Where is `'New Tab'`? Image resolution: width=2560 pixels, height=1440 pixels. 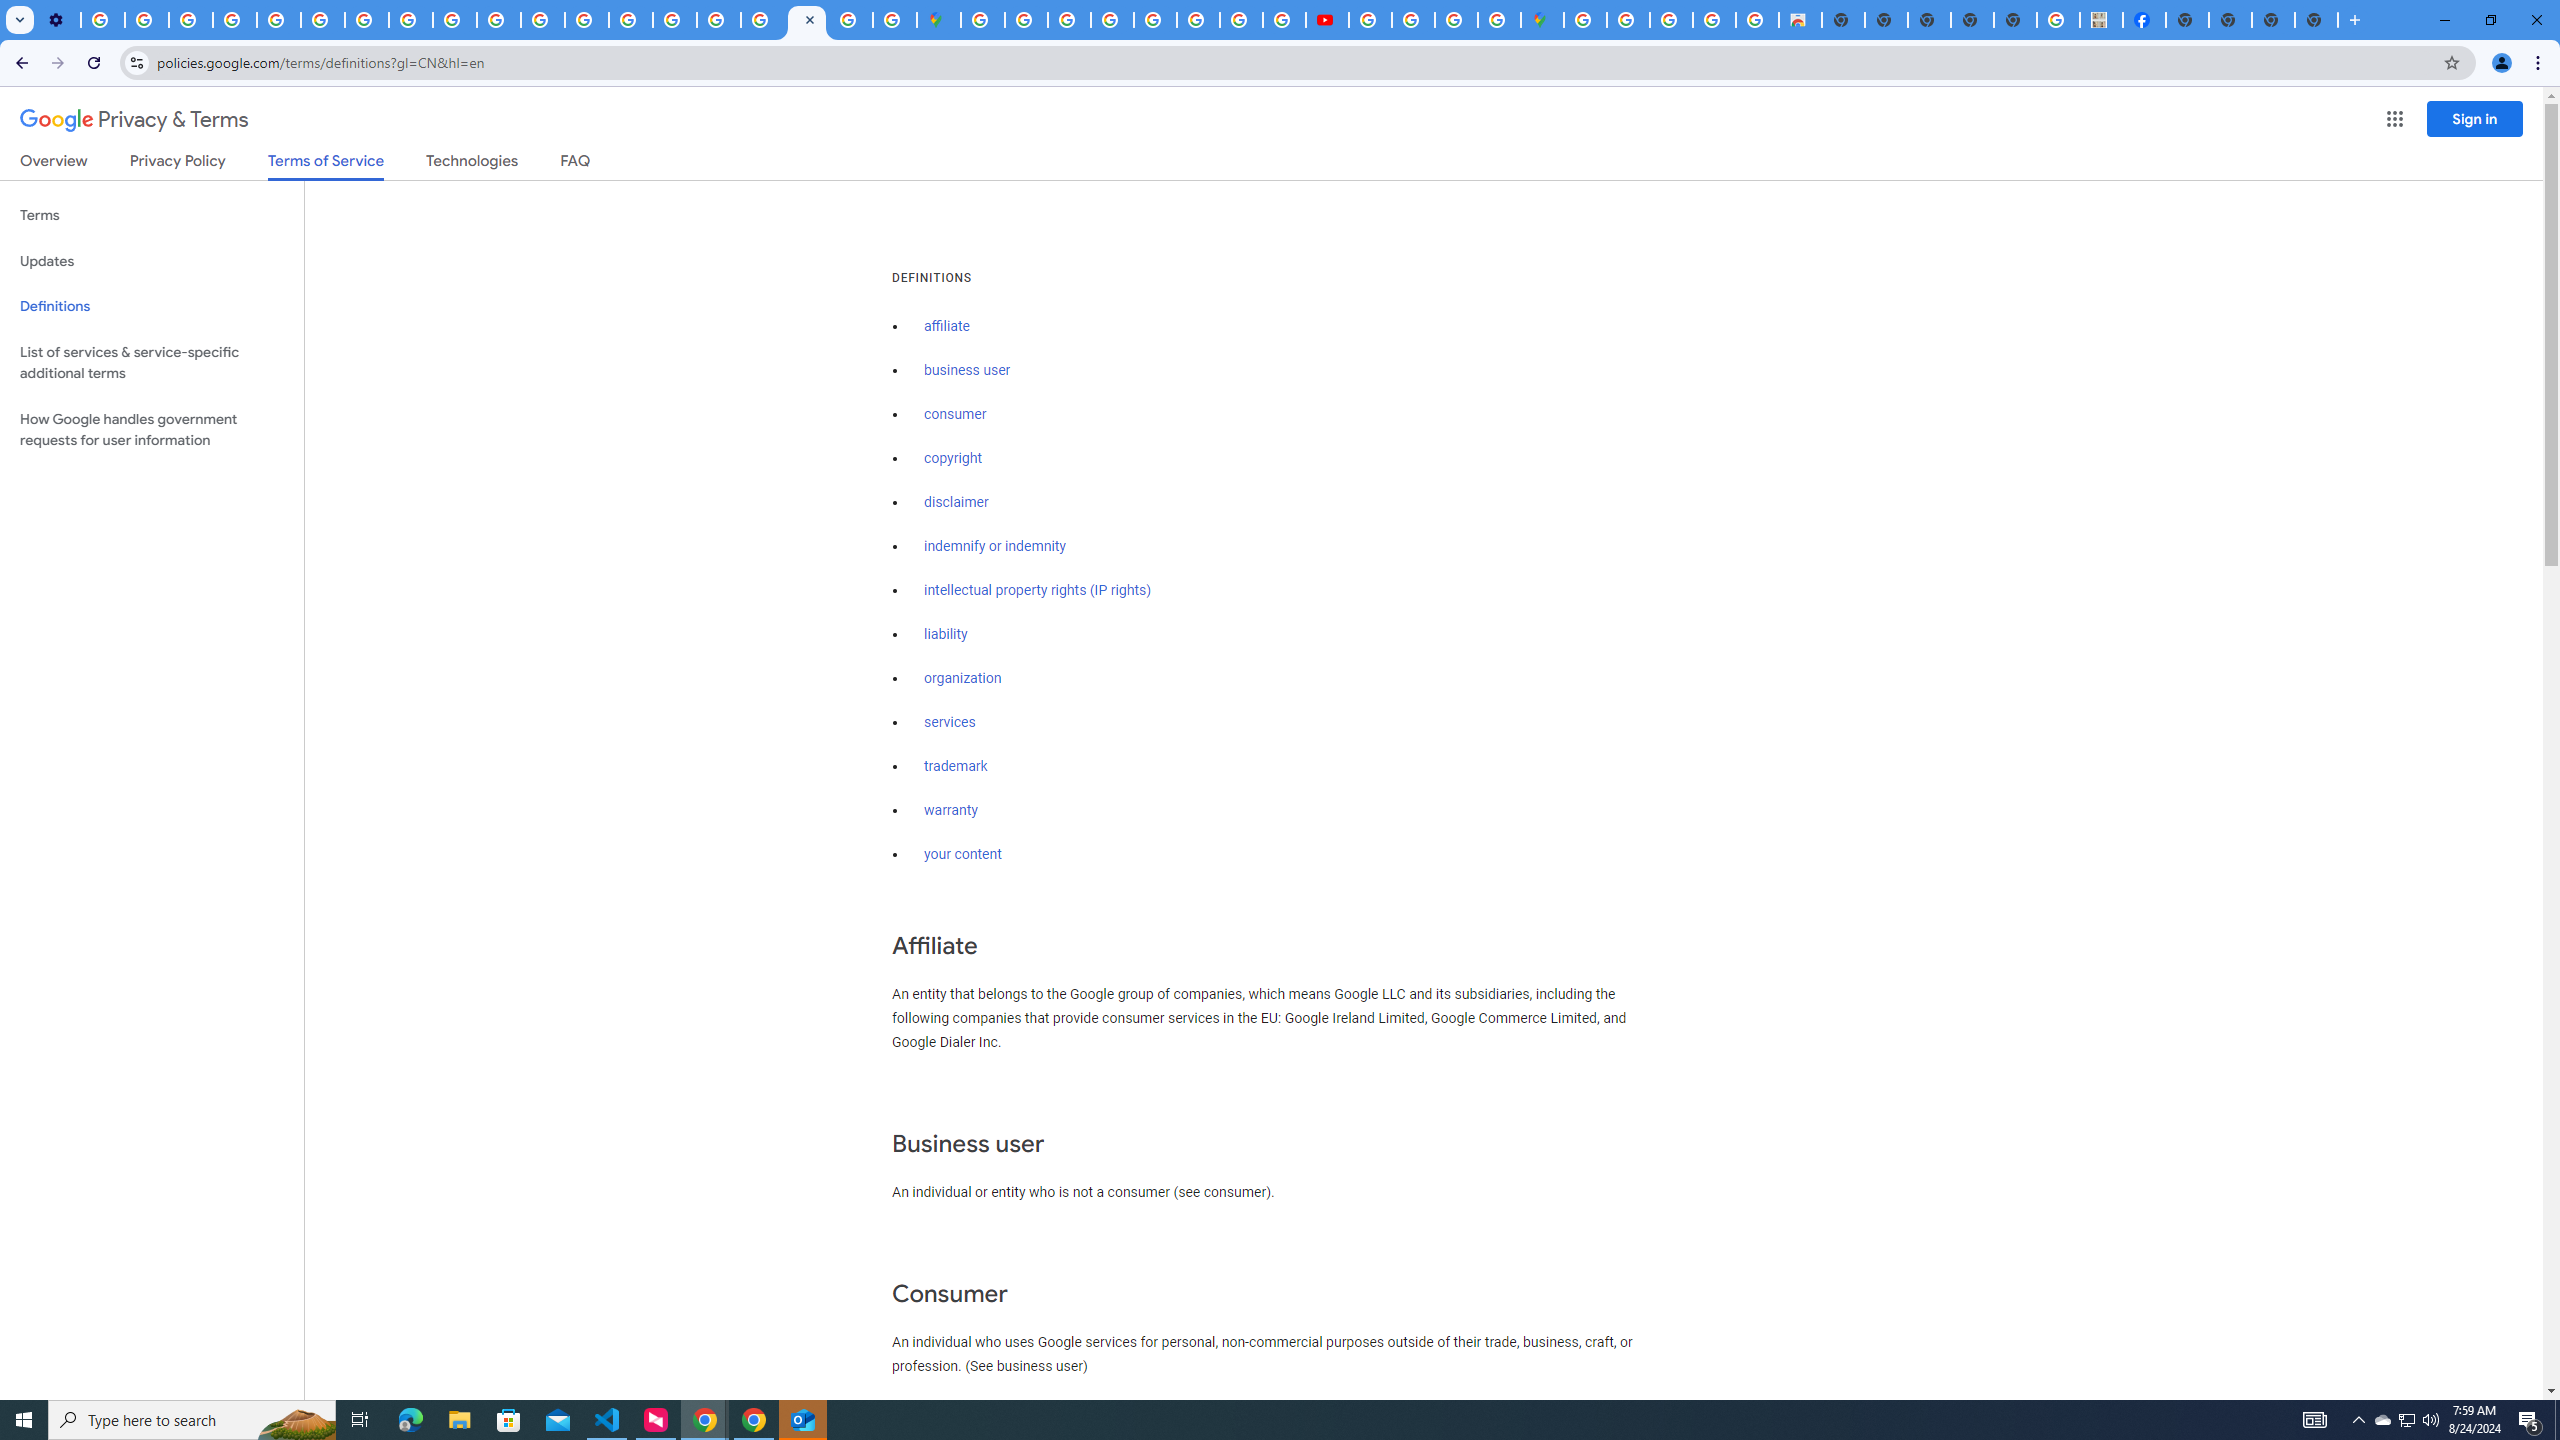 'New Tab' is located at coordinates (2186, 19).